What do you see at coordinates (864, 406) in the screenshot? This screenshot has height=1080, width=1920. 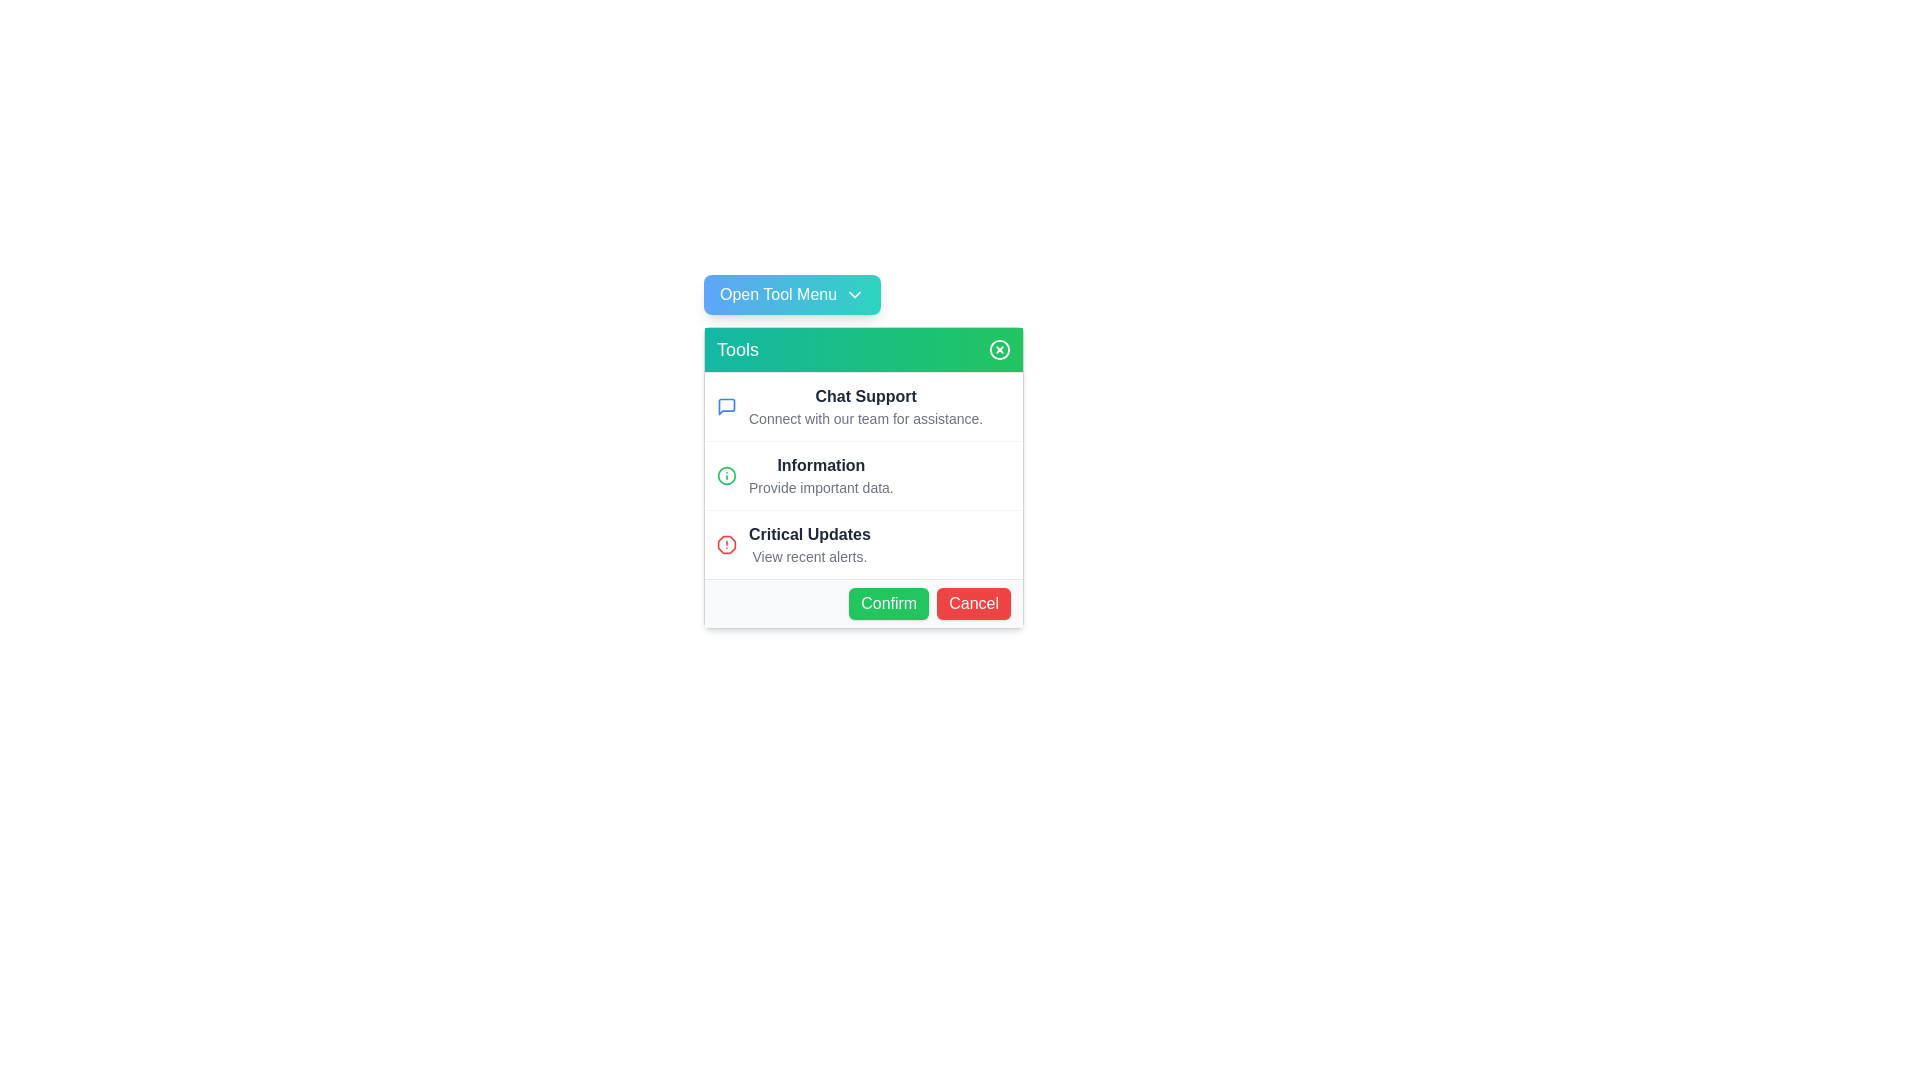 I see `the first list item labeled 'Chat Support', which features a blue speech bubble icon` at bounding box center [864, 406].